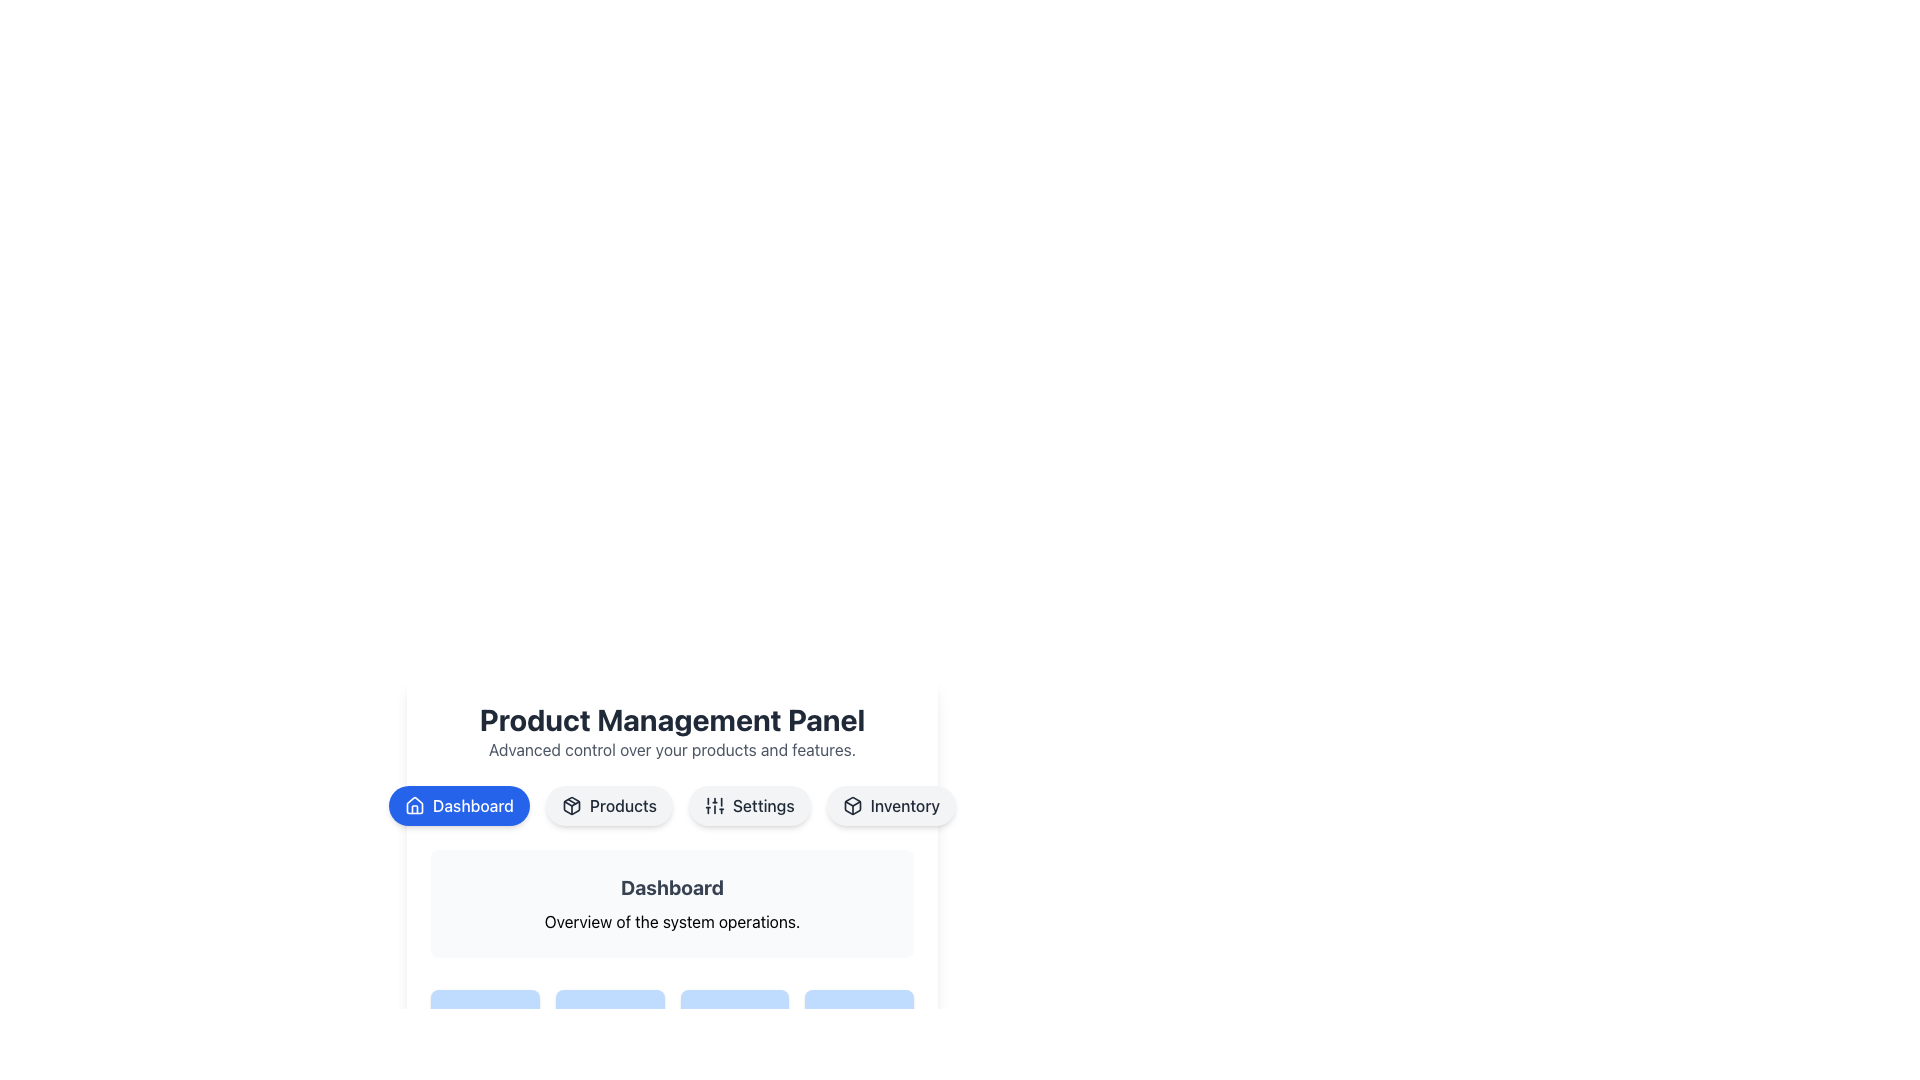 The height and width of the screenshot is (1080, 1920). I want to click on information displayed on the 'Dashboard' informational card, which has a light gray background and rounded corners, with the title 'Dashboard' in bold at the top and the subtitle 'Overview of the system operations.' below it, so click(672, 903).